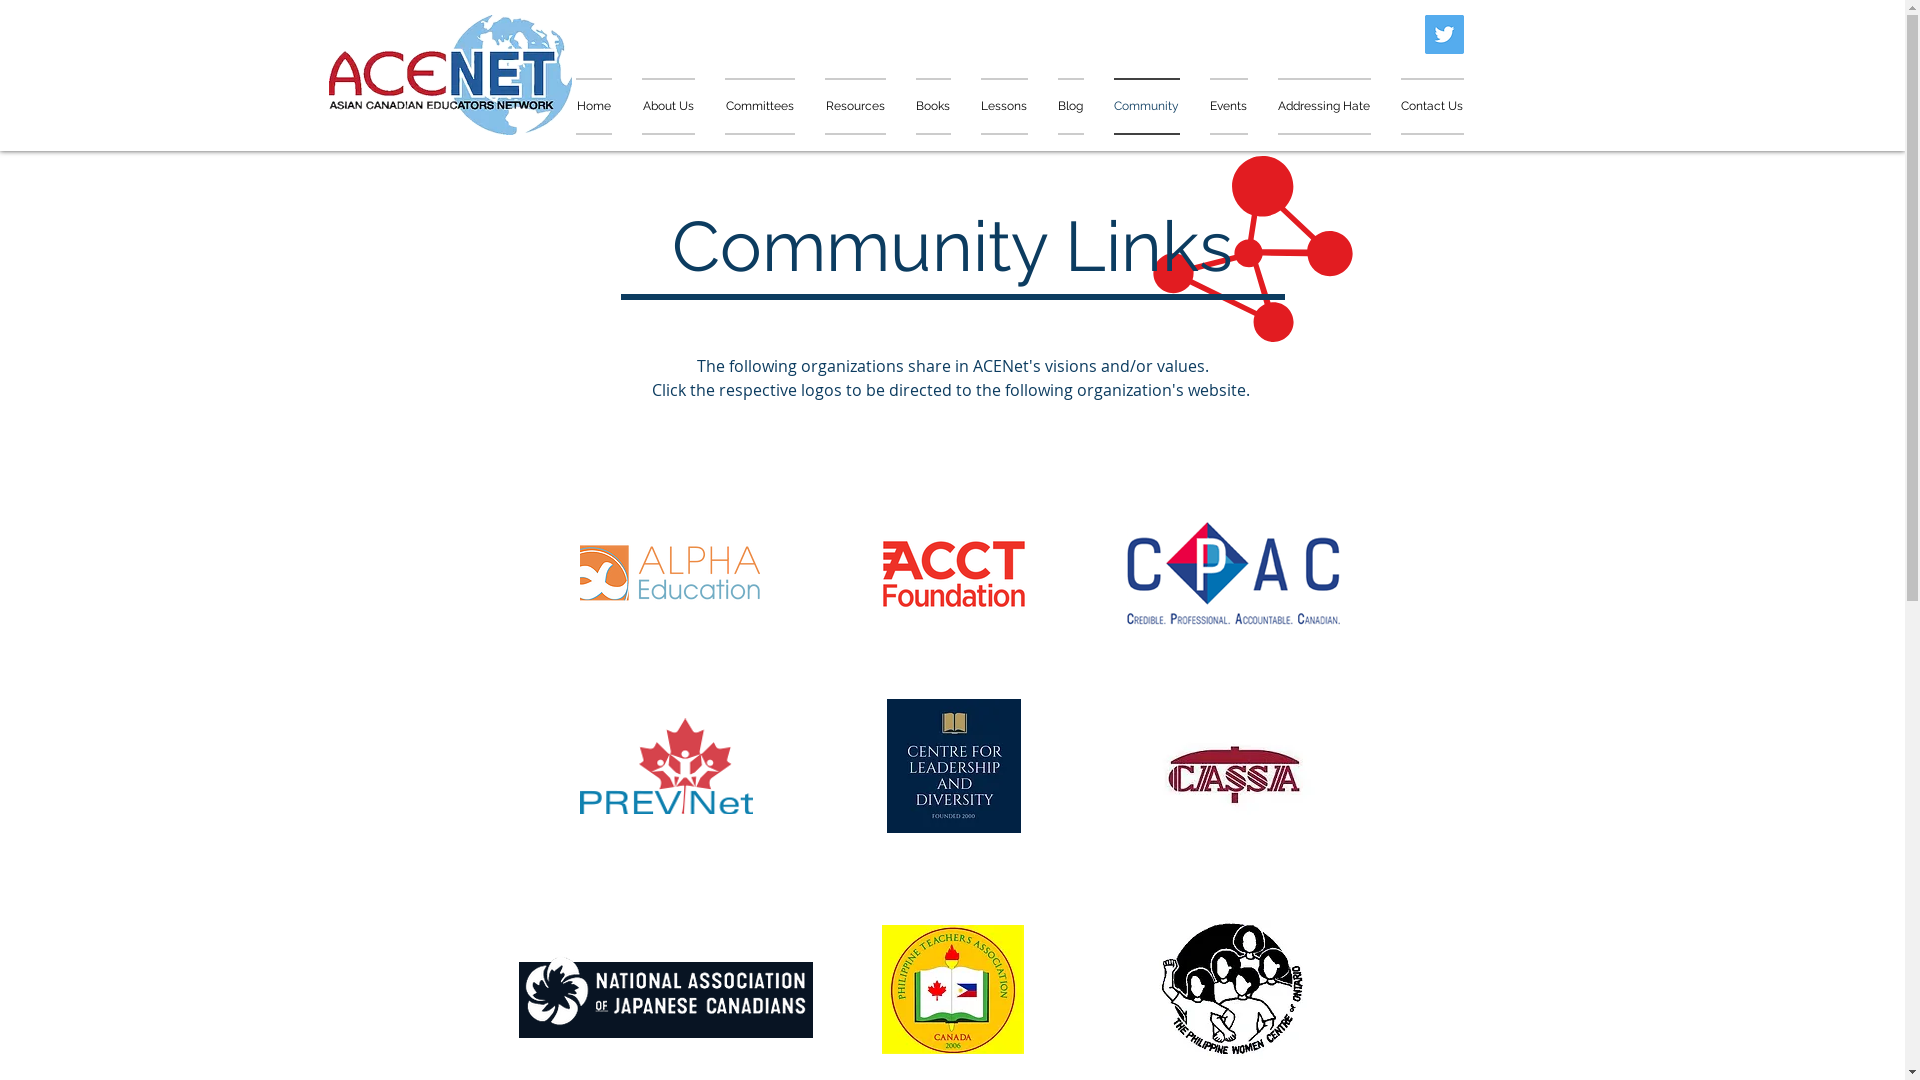 The width and height of the screenshot is (1920, 1080). I want to click on 'Community', so click(1146, 106).